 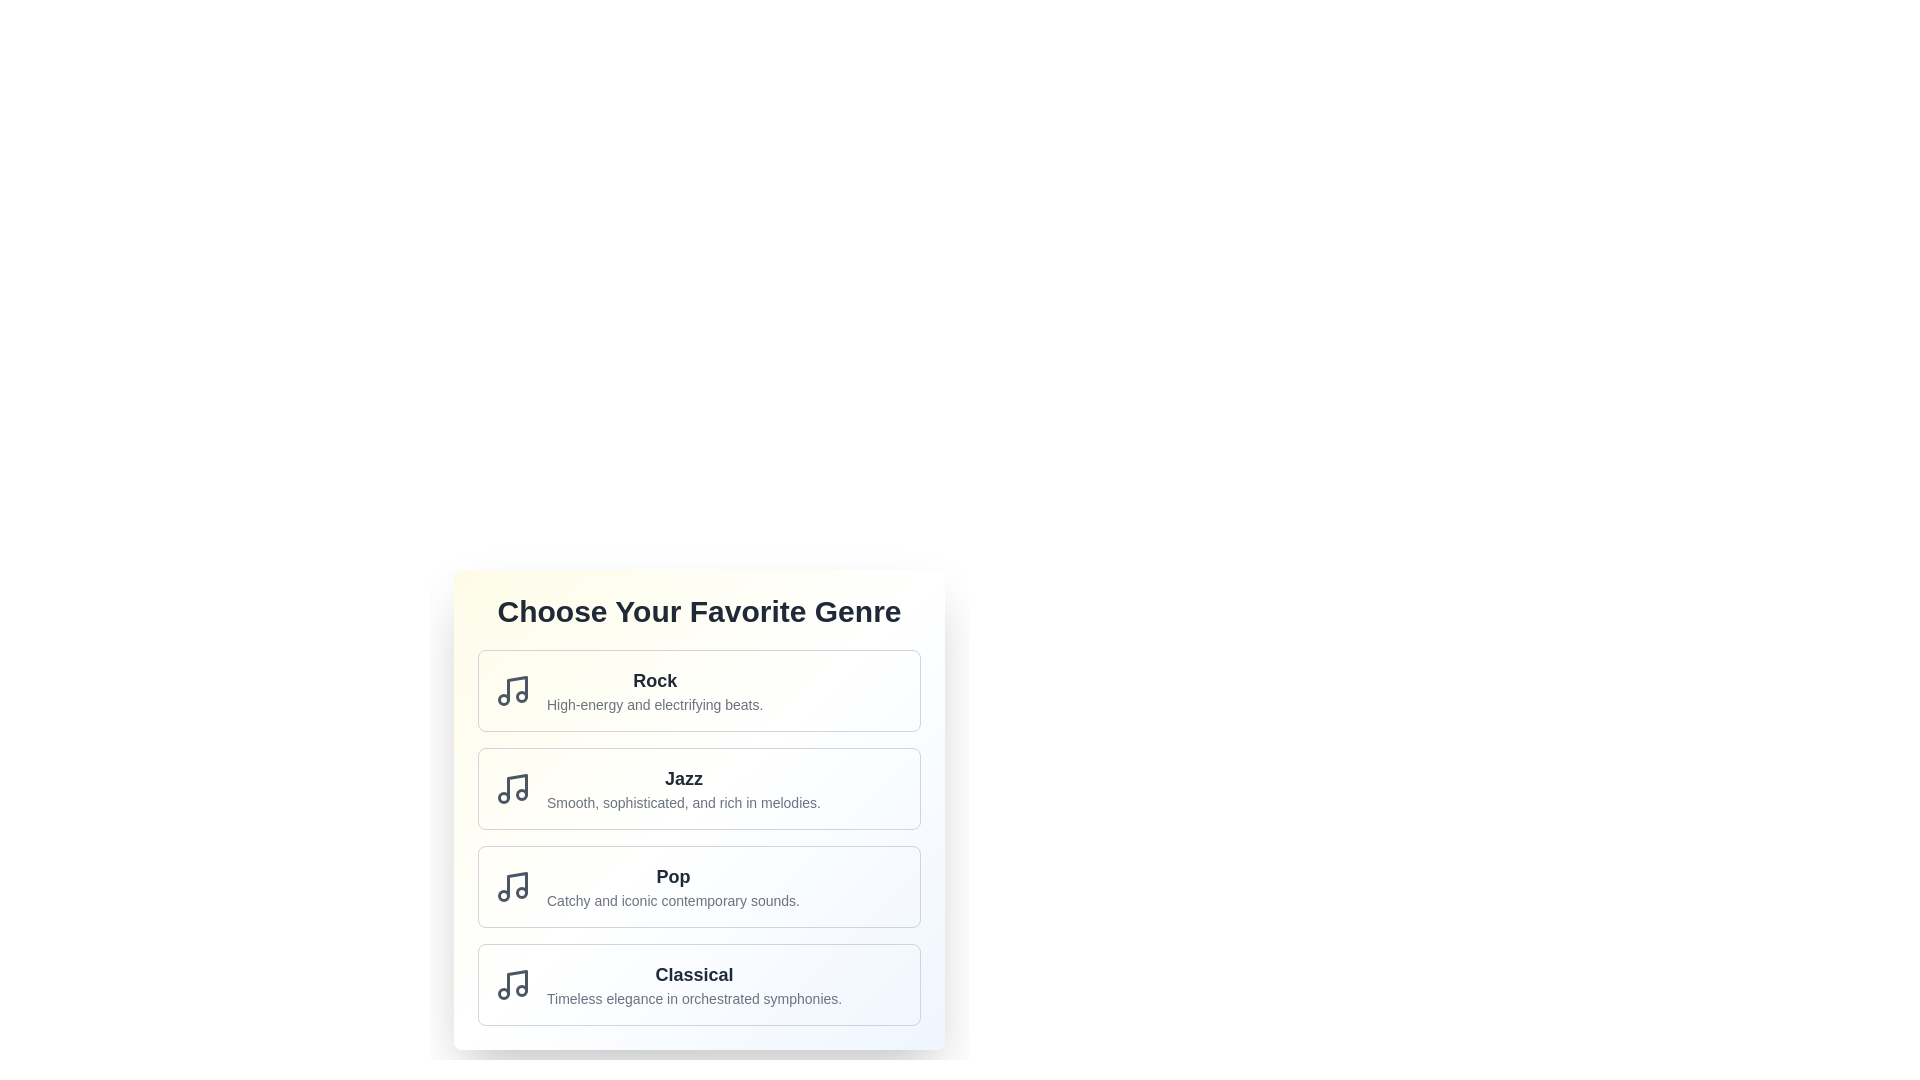 What do you see at coordinates (683, 801) in the screenshot?
I see `the descriptive text that reads 'Smooth, sophisticated, and rich in melodies.' styled in gray, located beneath the 'Jazz' title text` at bounding box center [683, 801].